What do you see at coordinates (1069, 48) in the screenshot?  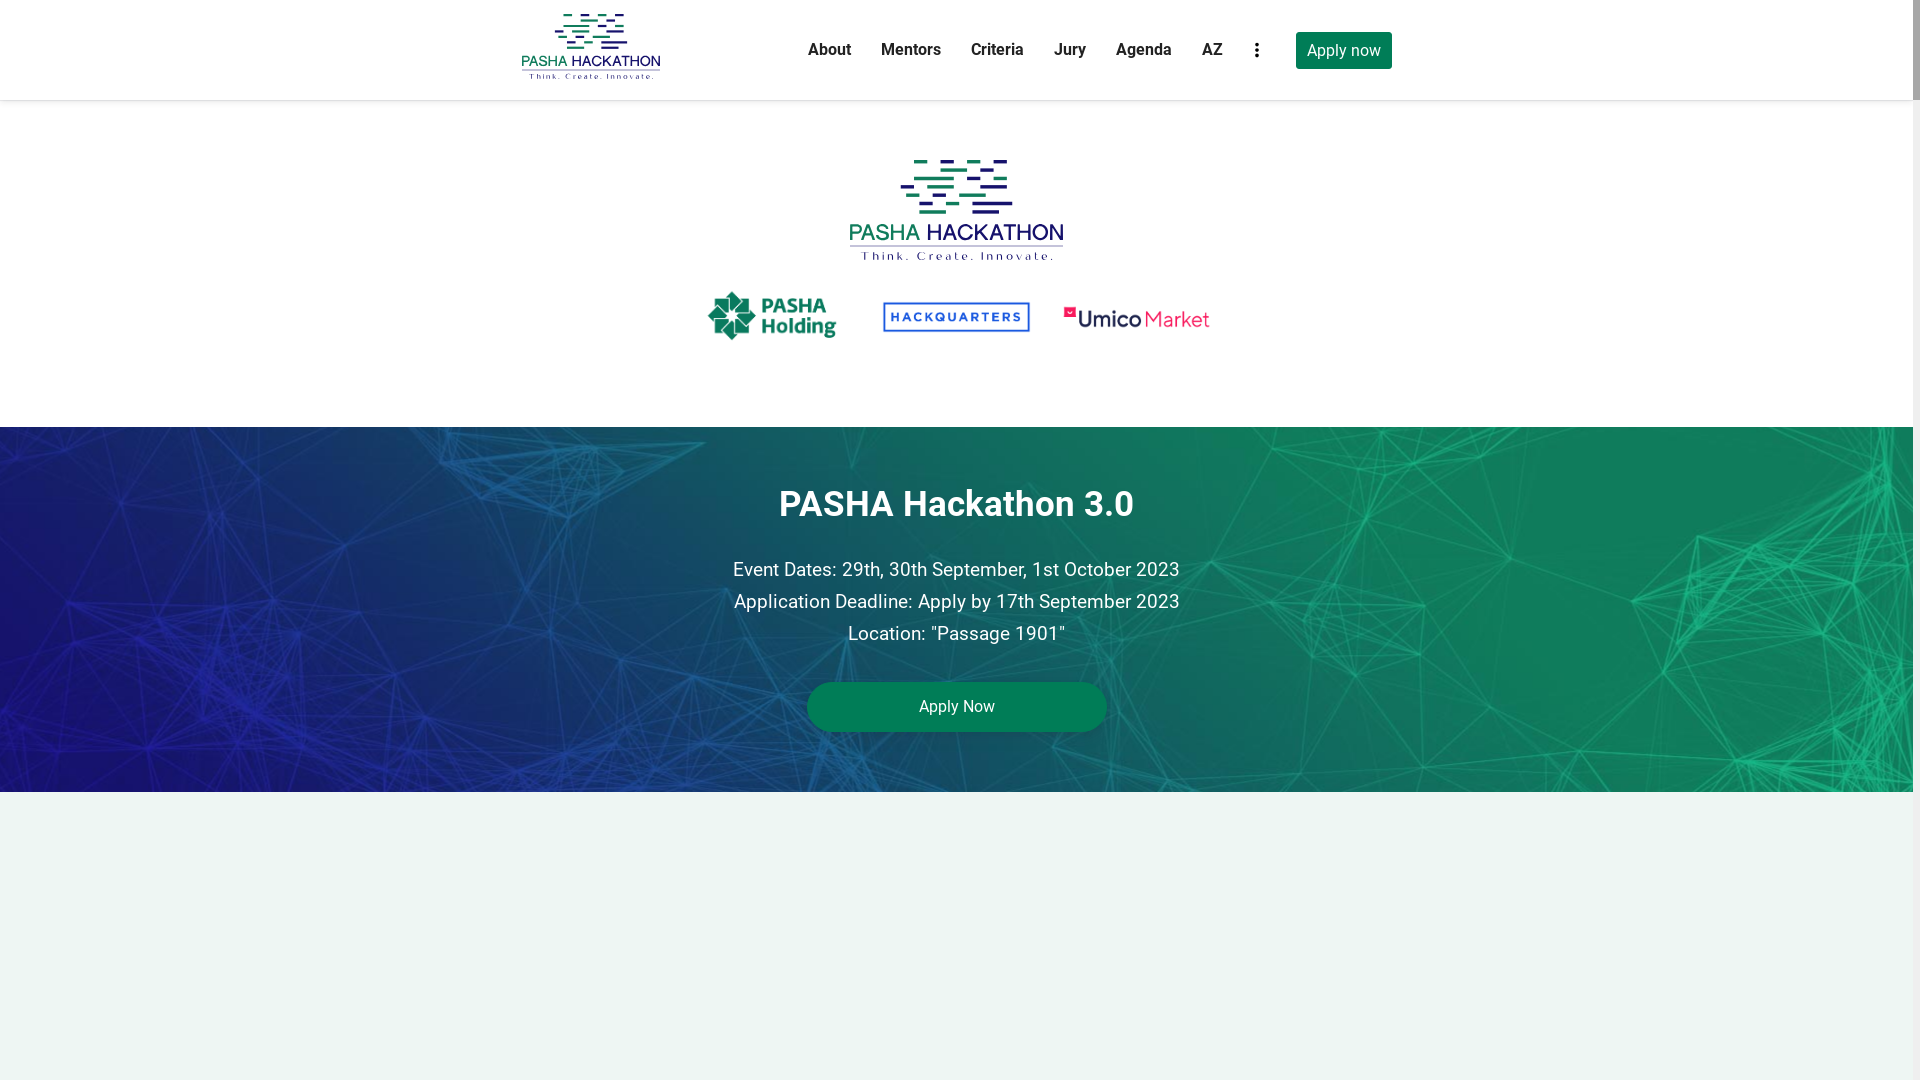 I see `'Jury'` at bounding box center [1069, 48].